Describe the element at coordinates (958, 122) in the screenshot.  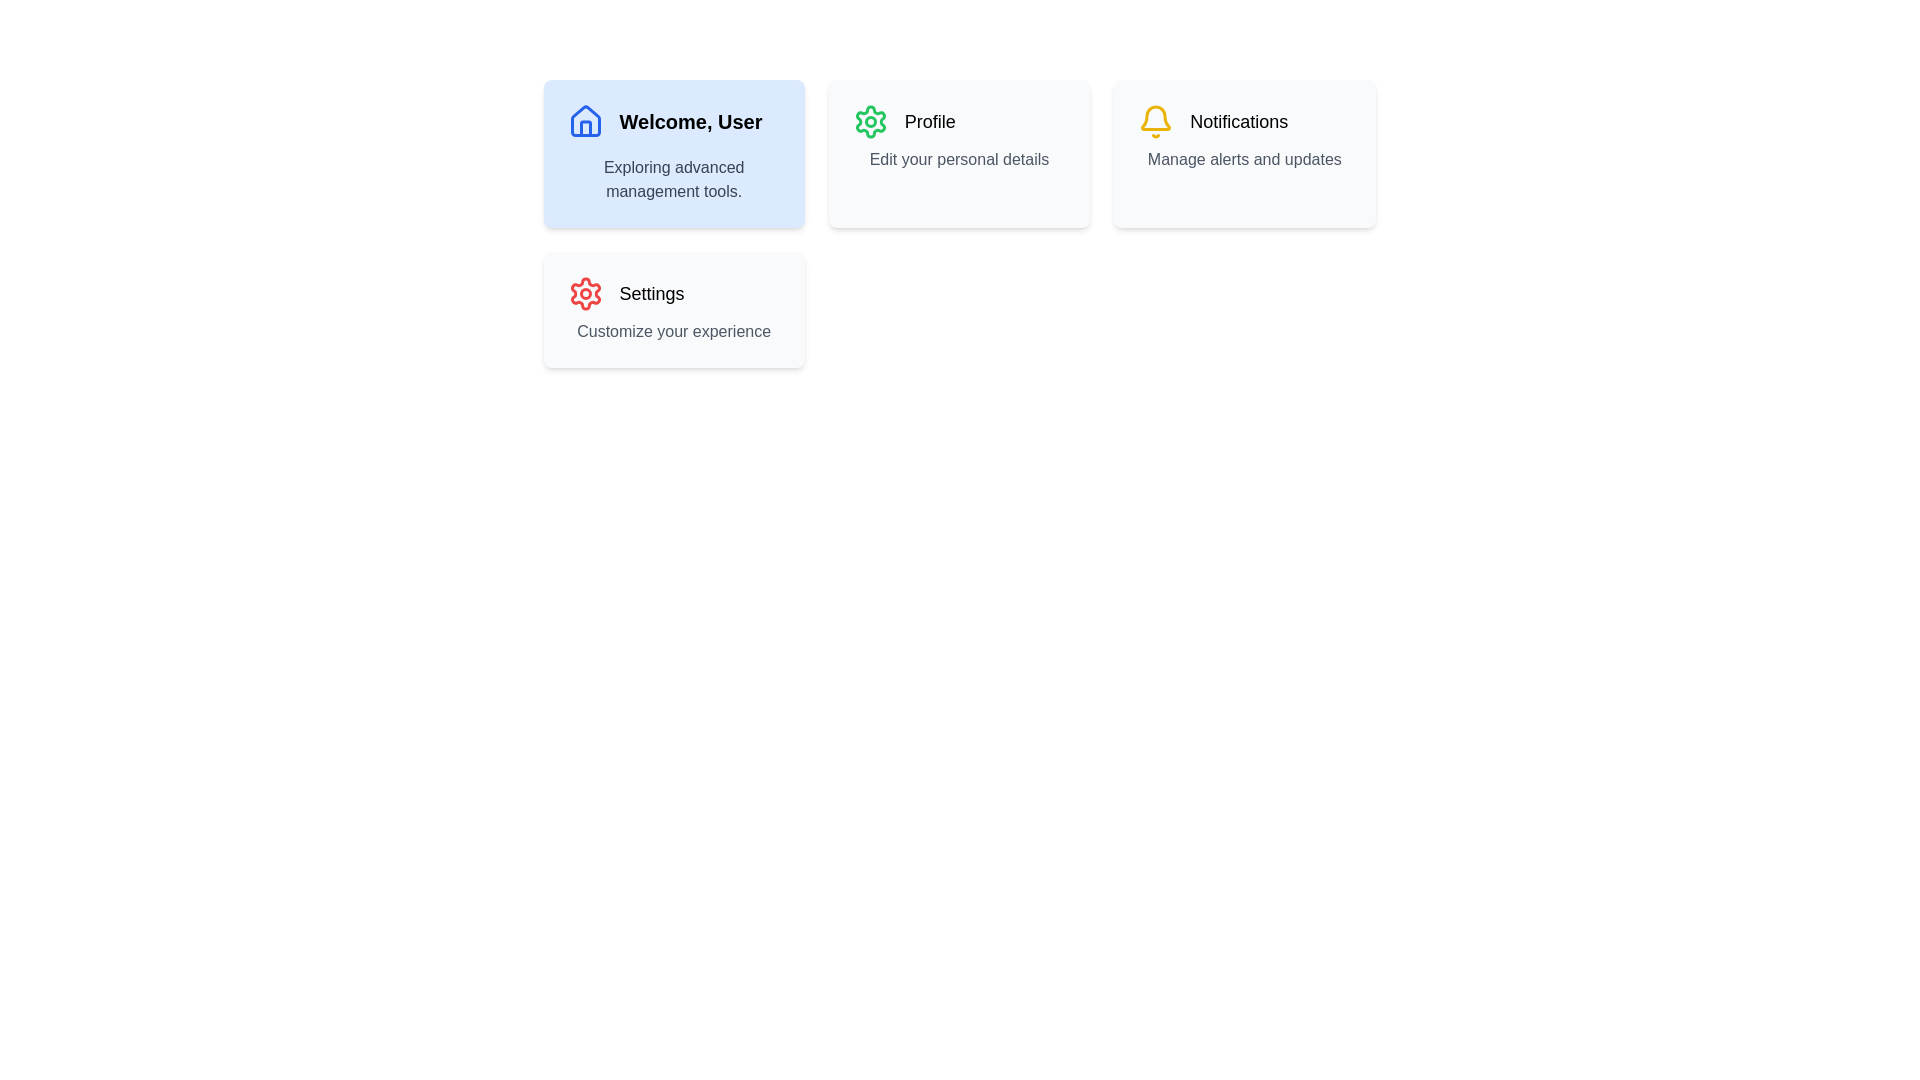
I see `the navigational link labeled 'Profile' which features a green settings icon and is located in the top row, second column, beneath 'Edit your personal details'` at that location.